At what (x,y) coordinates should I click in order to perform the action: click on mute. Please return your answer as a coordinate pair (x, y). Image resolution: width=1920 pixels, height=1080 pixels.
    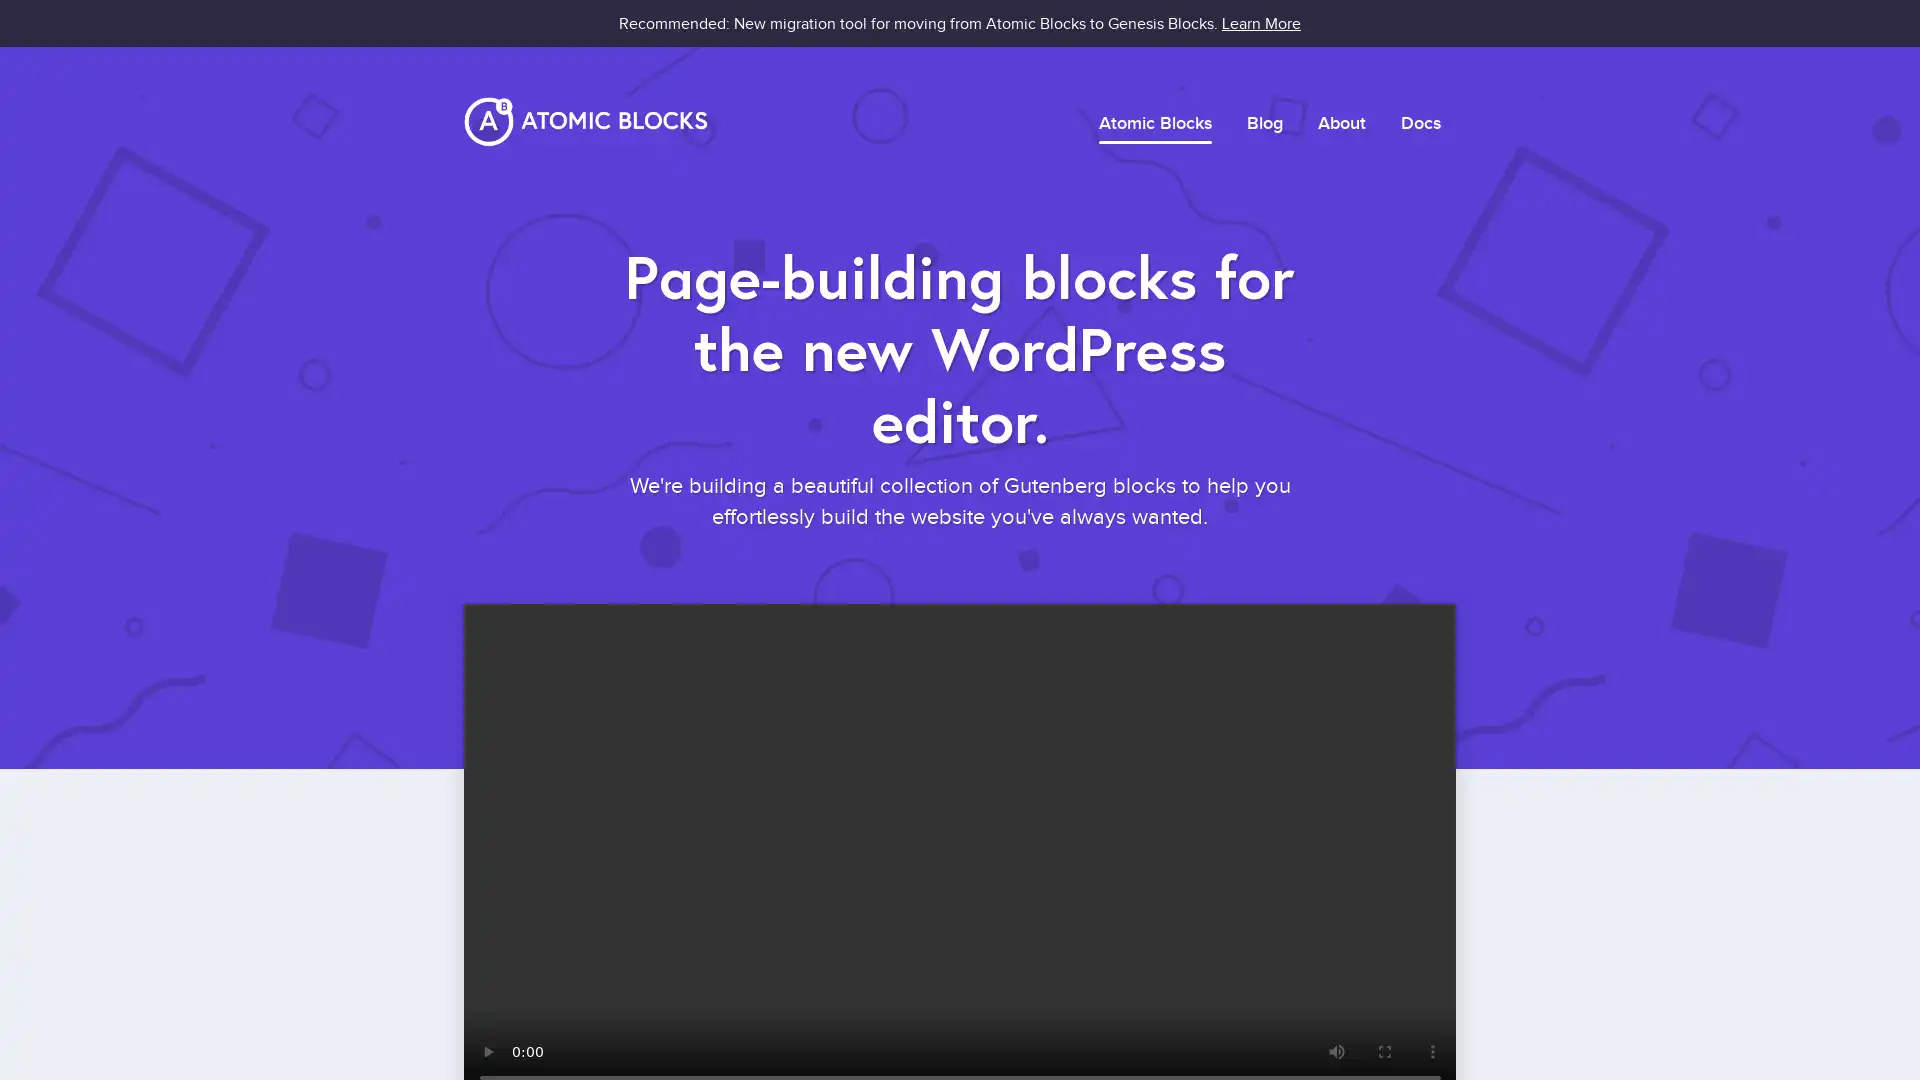
    Looking at the image, I should click on (1335, 1051).